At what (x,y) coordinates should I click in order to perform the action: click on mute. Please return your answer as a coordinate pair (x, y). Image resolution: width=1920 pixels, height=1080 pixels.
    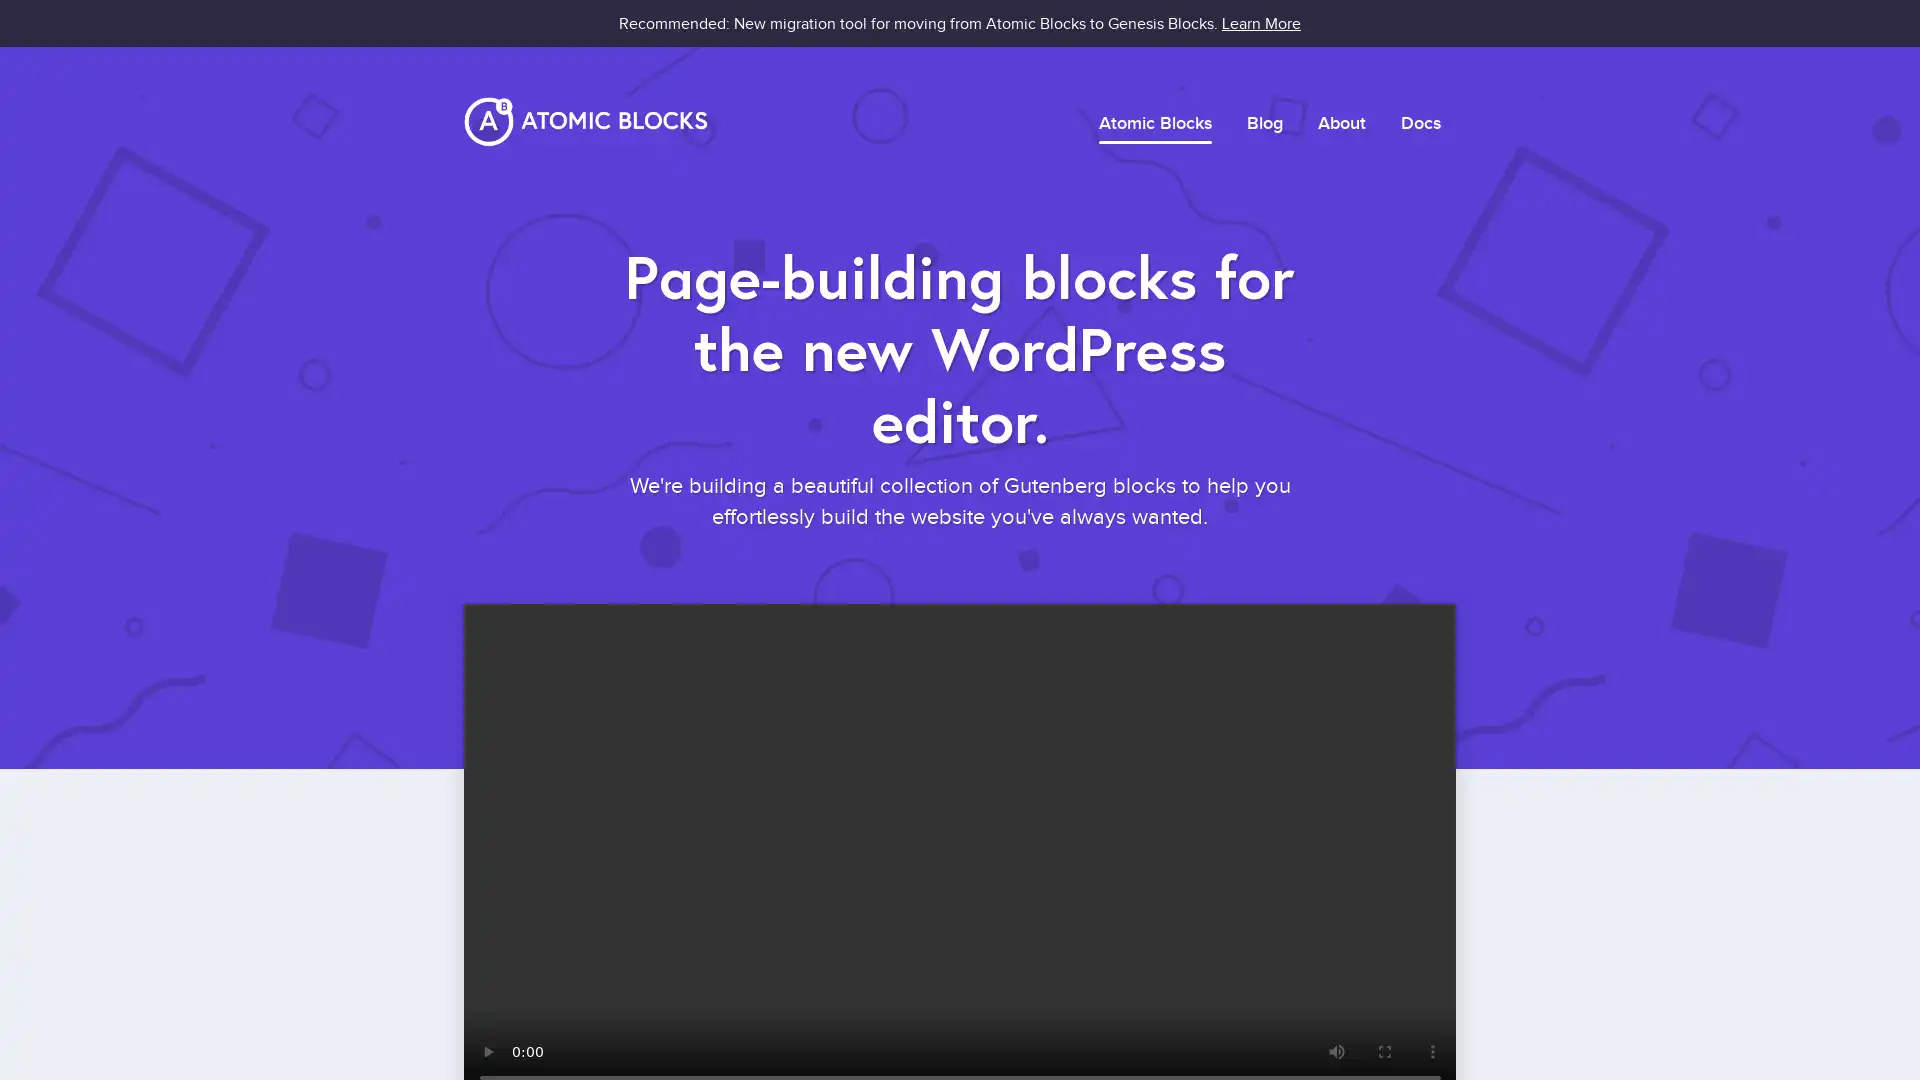
    Looking at the image, I should click on (1335, 1051).